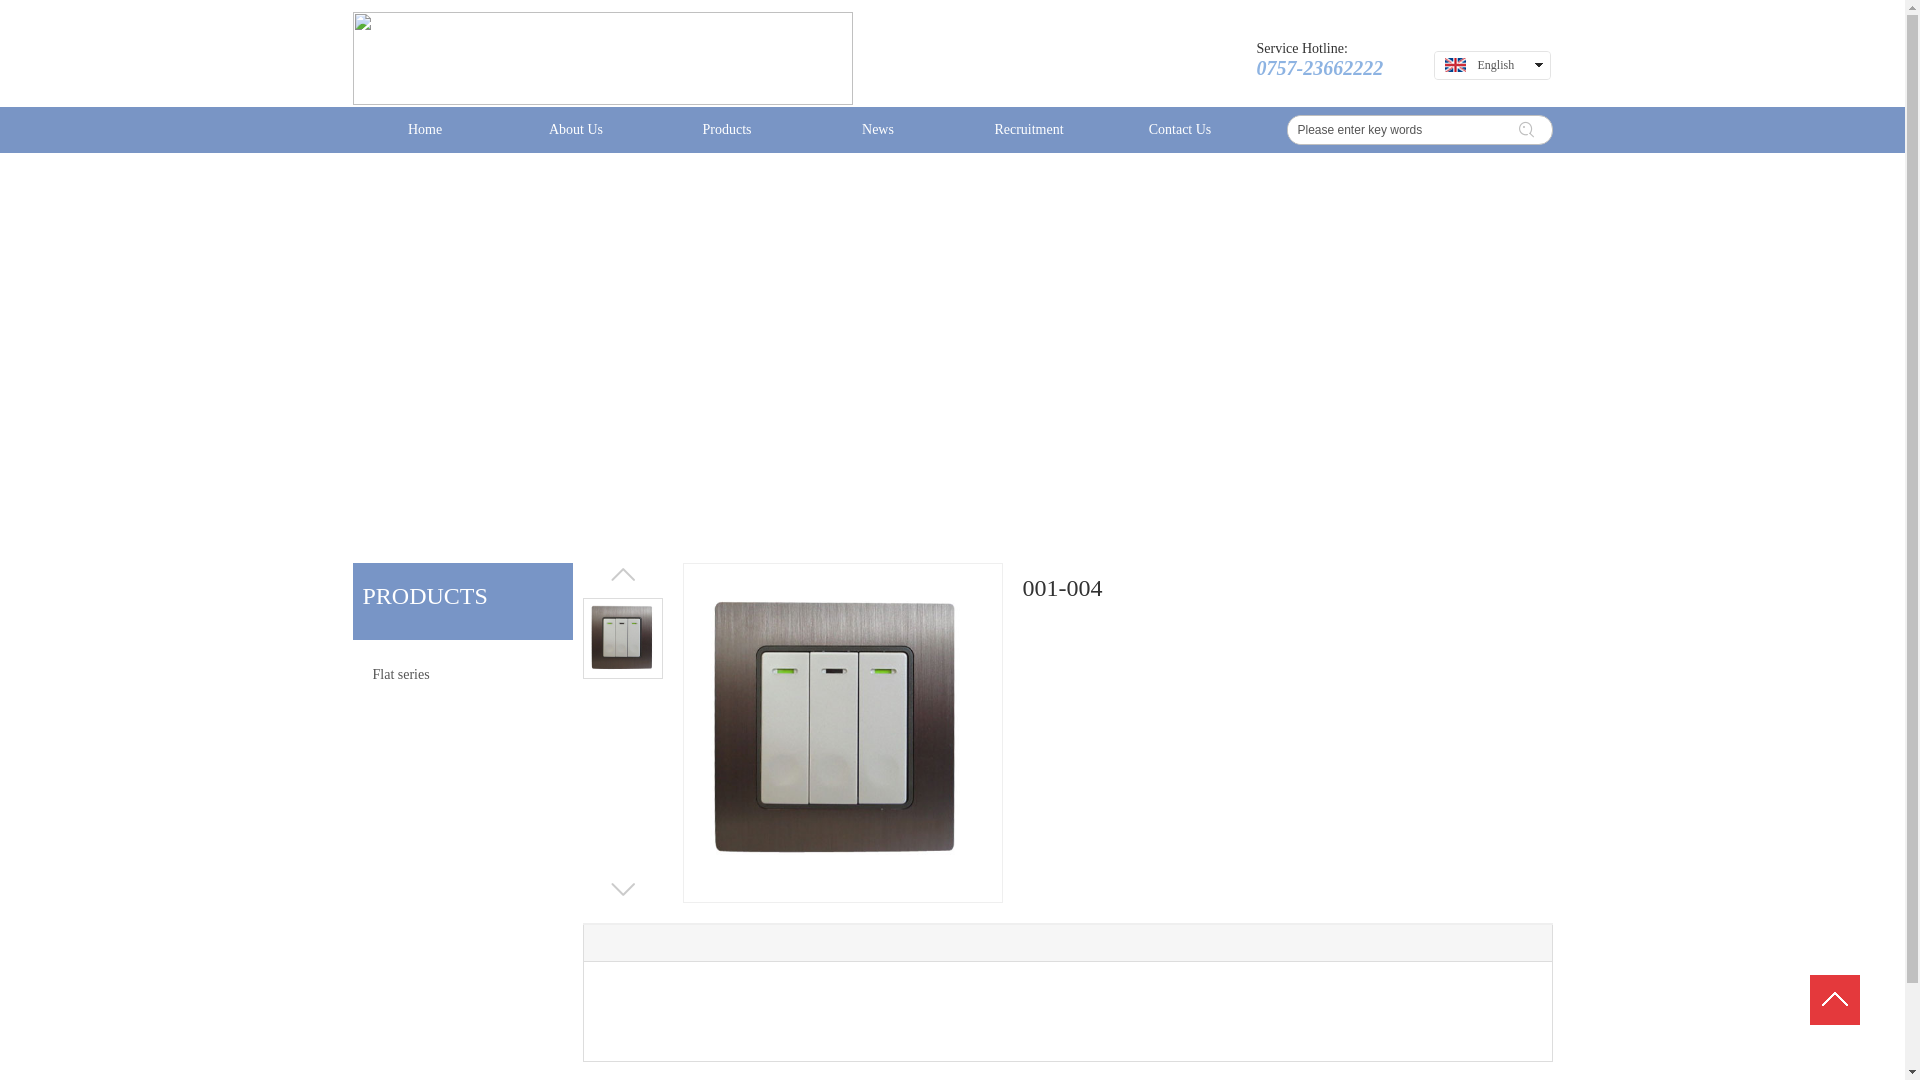 Image resolution: width=1920 pixels, height=1080 pixels. I want to click on 'About Us', so click(575, 130).